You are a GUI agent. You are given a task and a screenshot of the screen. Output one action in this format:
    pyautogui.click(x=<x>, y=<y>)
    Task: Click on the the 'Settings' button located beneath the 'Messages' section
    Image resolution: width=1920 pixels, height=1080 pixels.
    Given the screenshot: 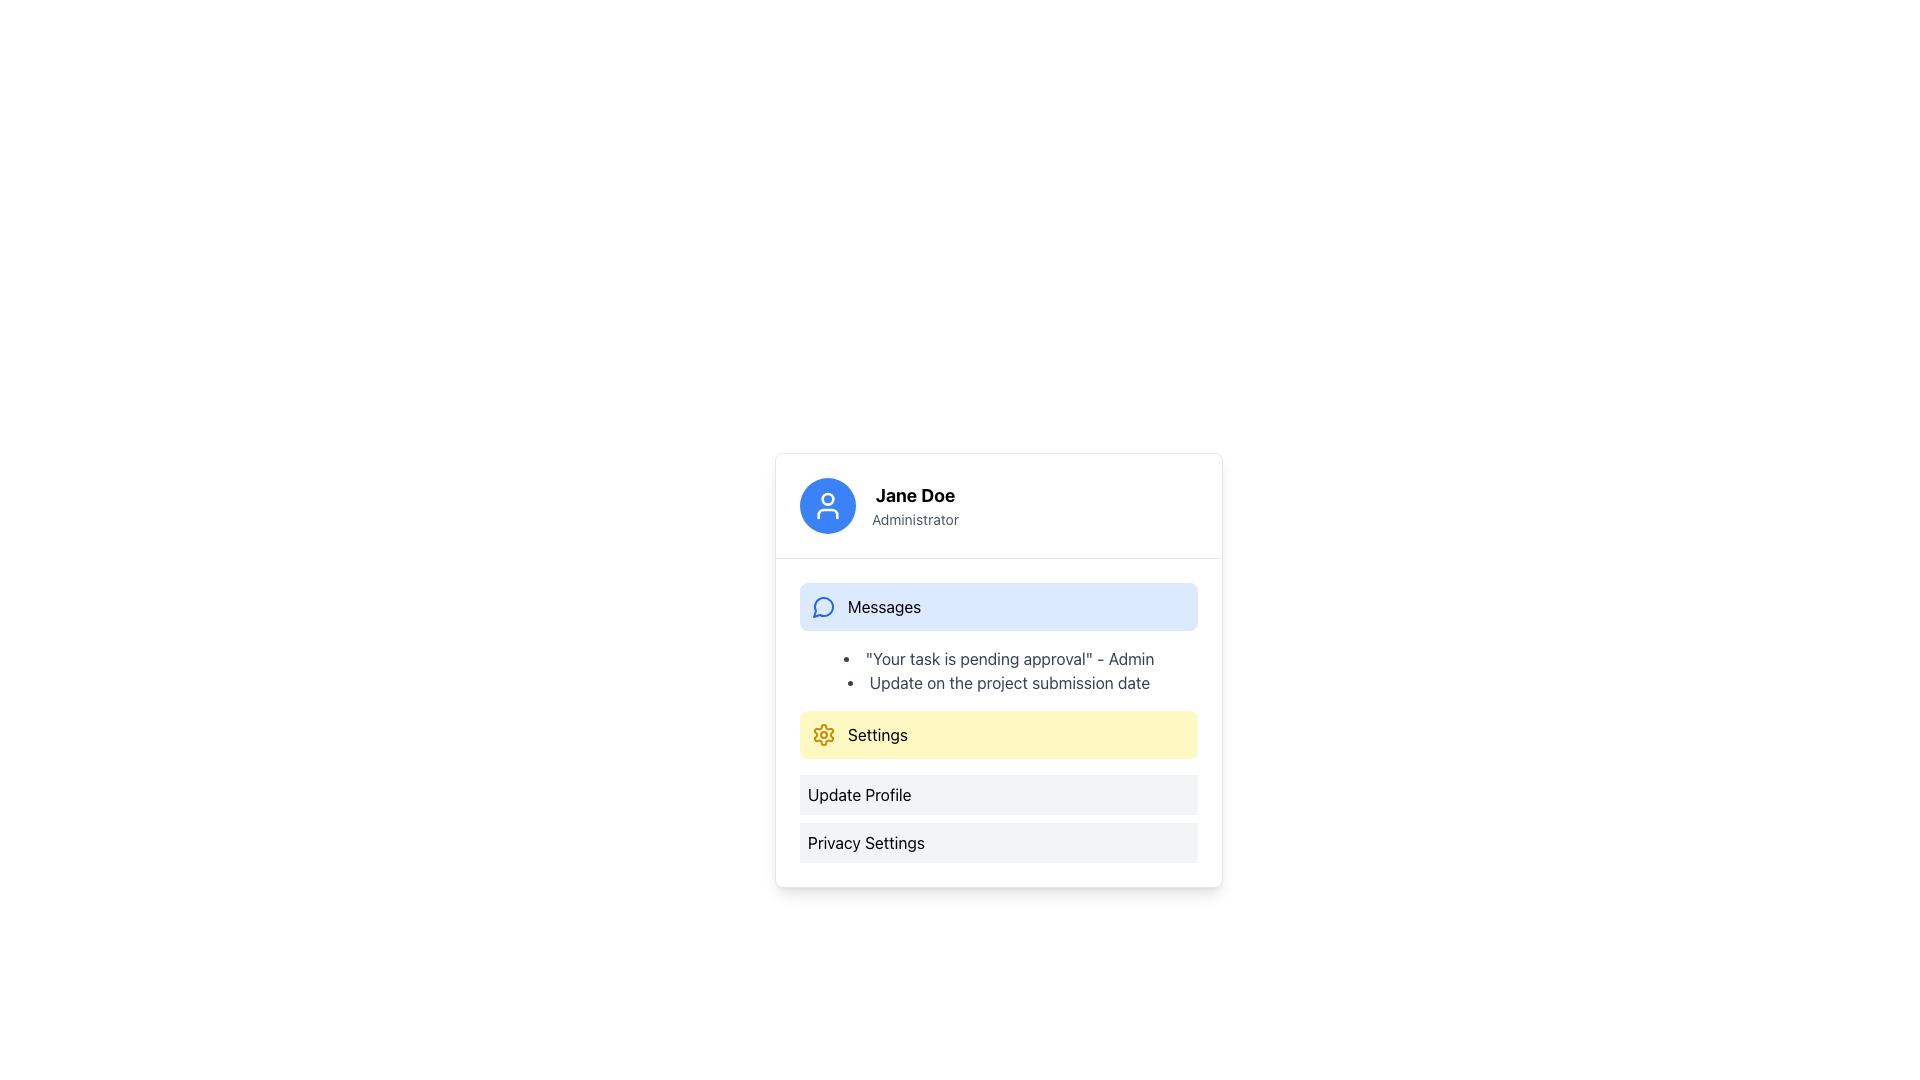 What is the action you would take?
    pyautogui.click(x=998, y=721)
    